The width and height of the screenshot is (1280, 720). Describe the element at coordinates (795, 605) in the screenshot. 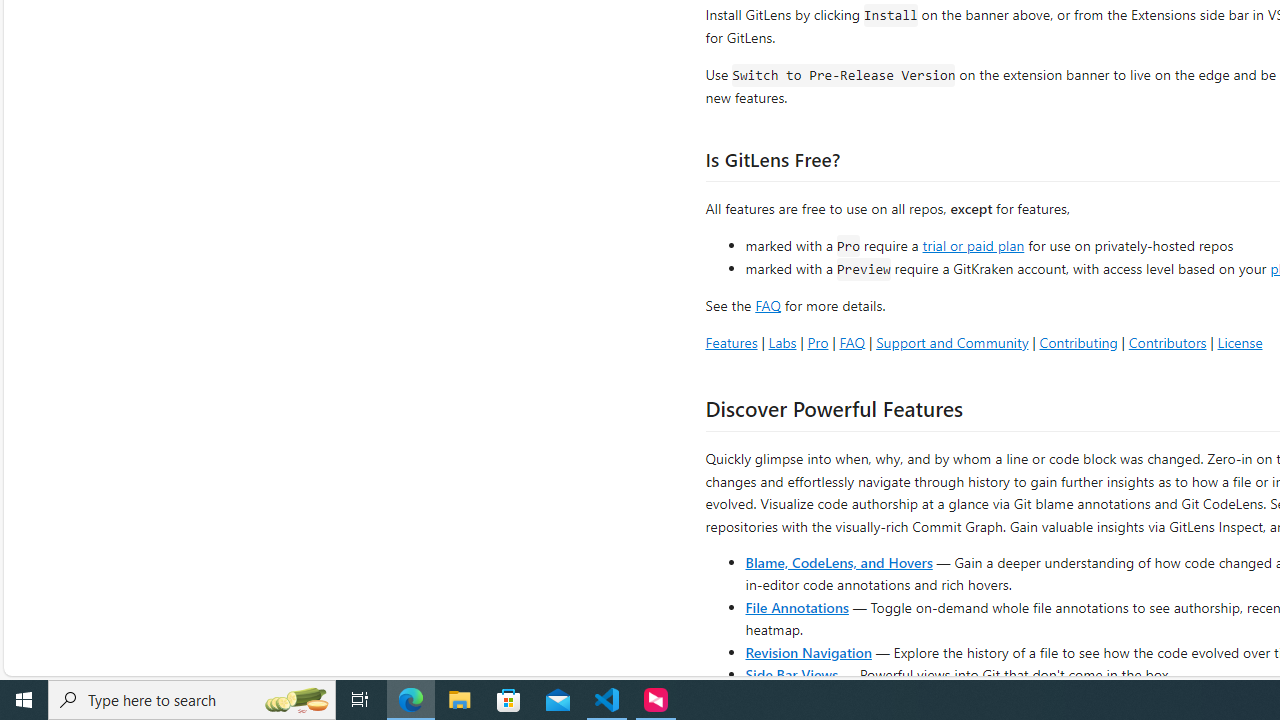

I see `'File Annotations'` at that location.